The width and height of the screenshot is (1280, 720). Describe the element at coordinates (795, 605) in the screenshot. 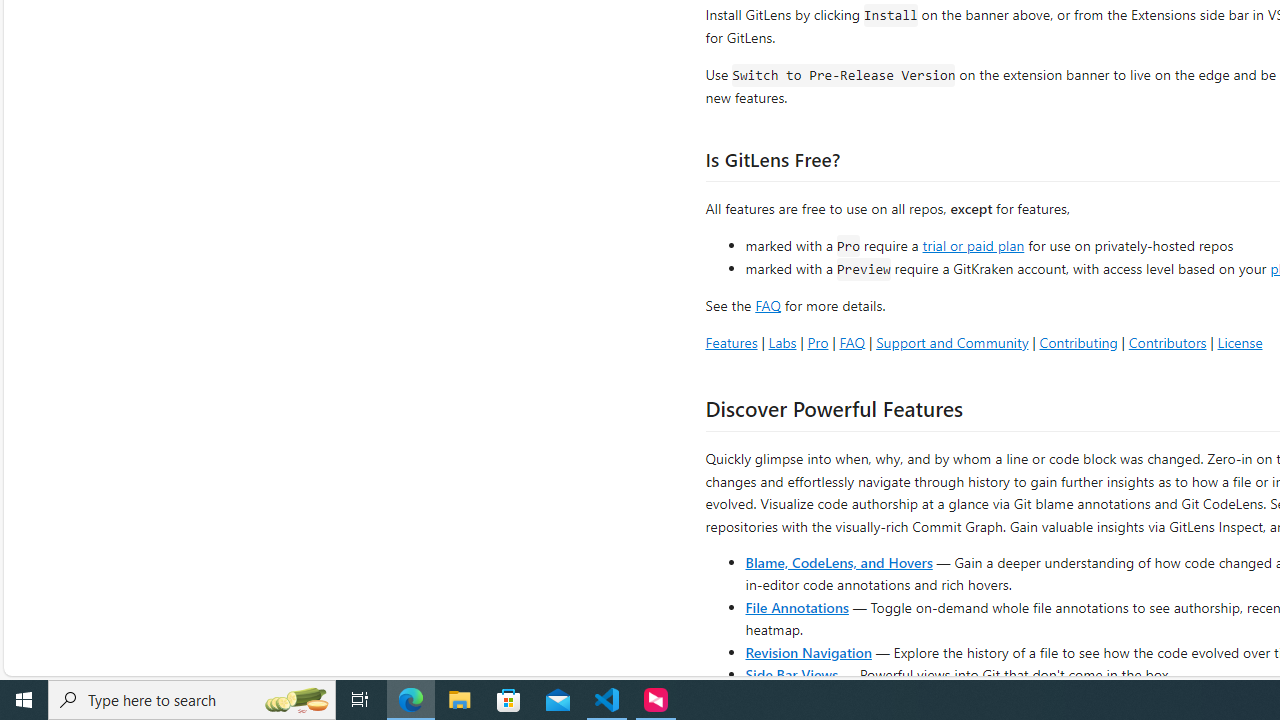

I see `'File Annotations'` at that location.